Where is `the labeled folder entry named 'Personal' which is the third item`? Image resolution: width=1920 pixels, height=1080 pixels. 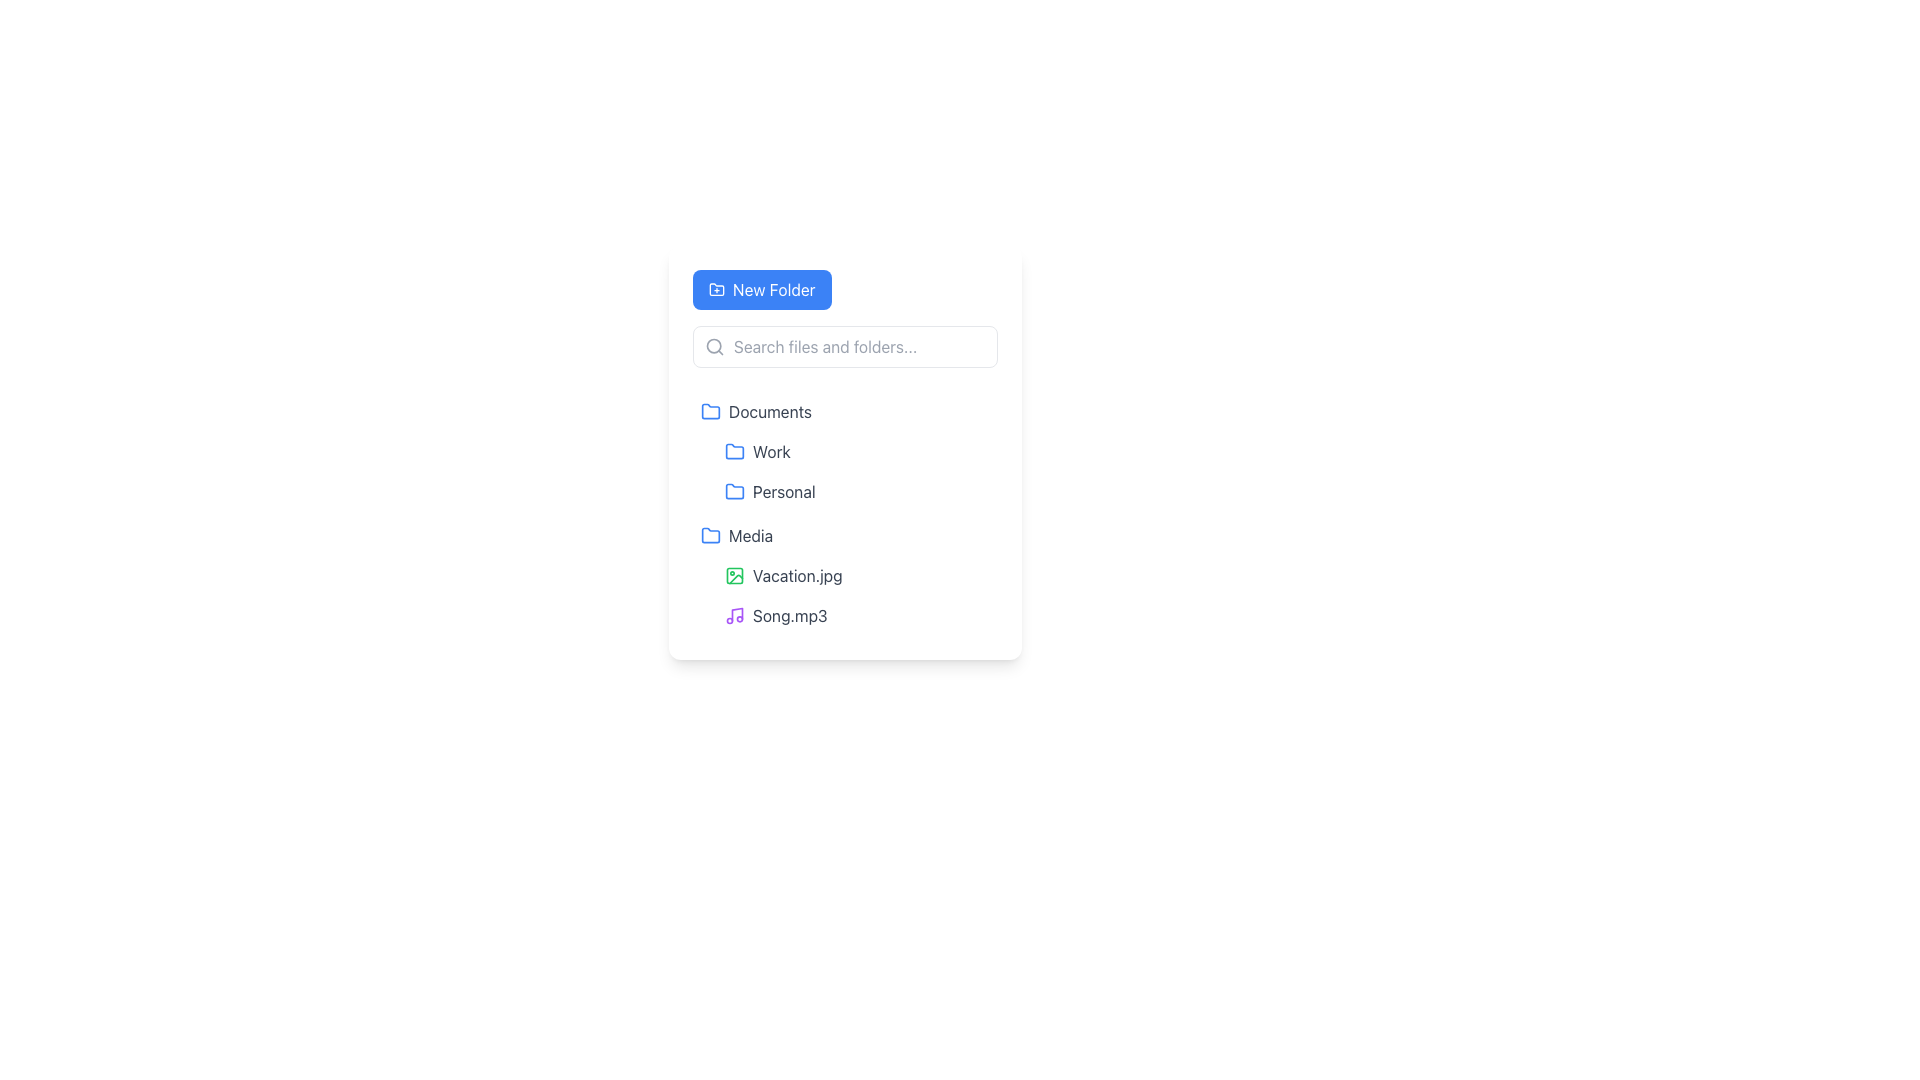 the labeled folder entry named 'Personal' which is the third item is located at coordinates (845, 492).